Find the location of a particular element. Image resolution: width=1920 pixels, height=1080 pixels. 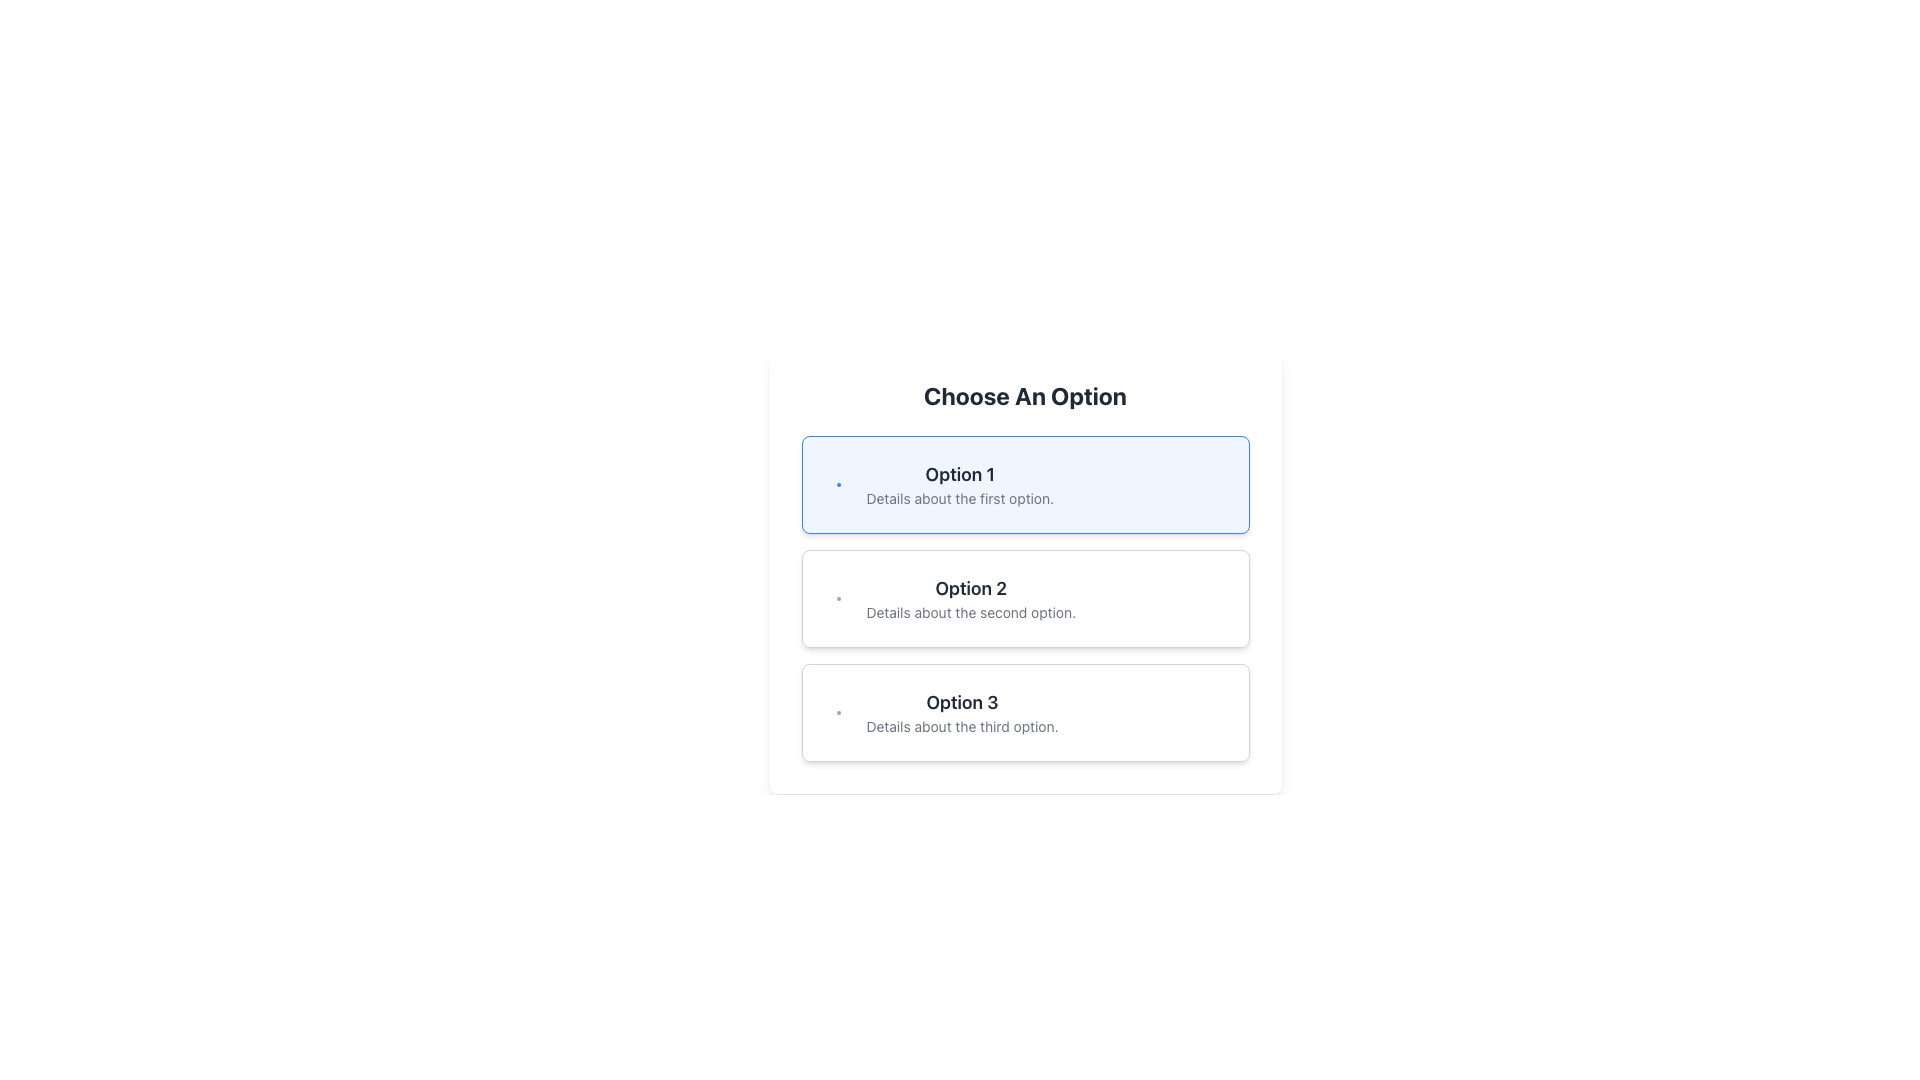

the button labeled 'Option 3' which is the third button in a vertical stack of options, styled with a light gray border and white background is located at coordinates (1025, 712).